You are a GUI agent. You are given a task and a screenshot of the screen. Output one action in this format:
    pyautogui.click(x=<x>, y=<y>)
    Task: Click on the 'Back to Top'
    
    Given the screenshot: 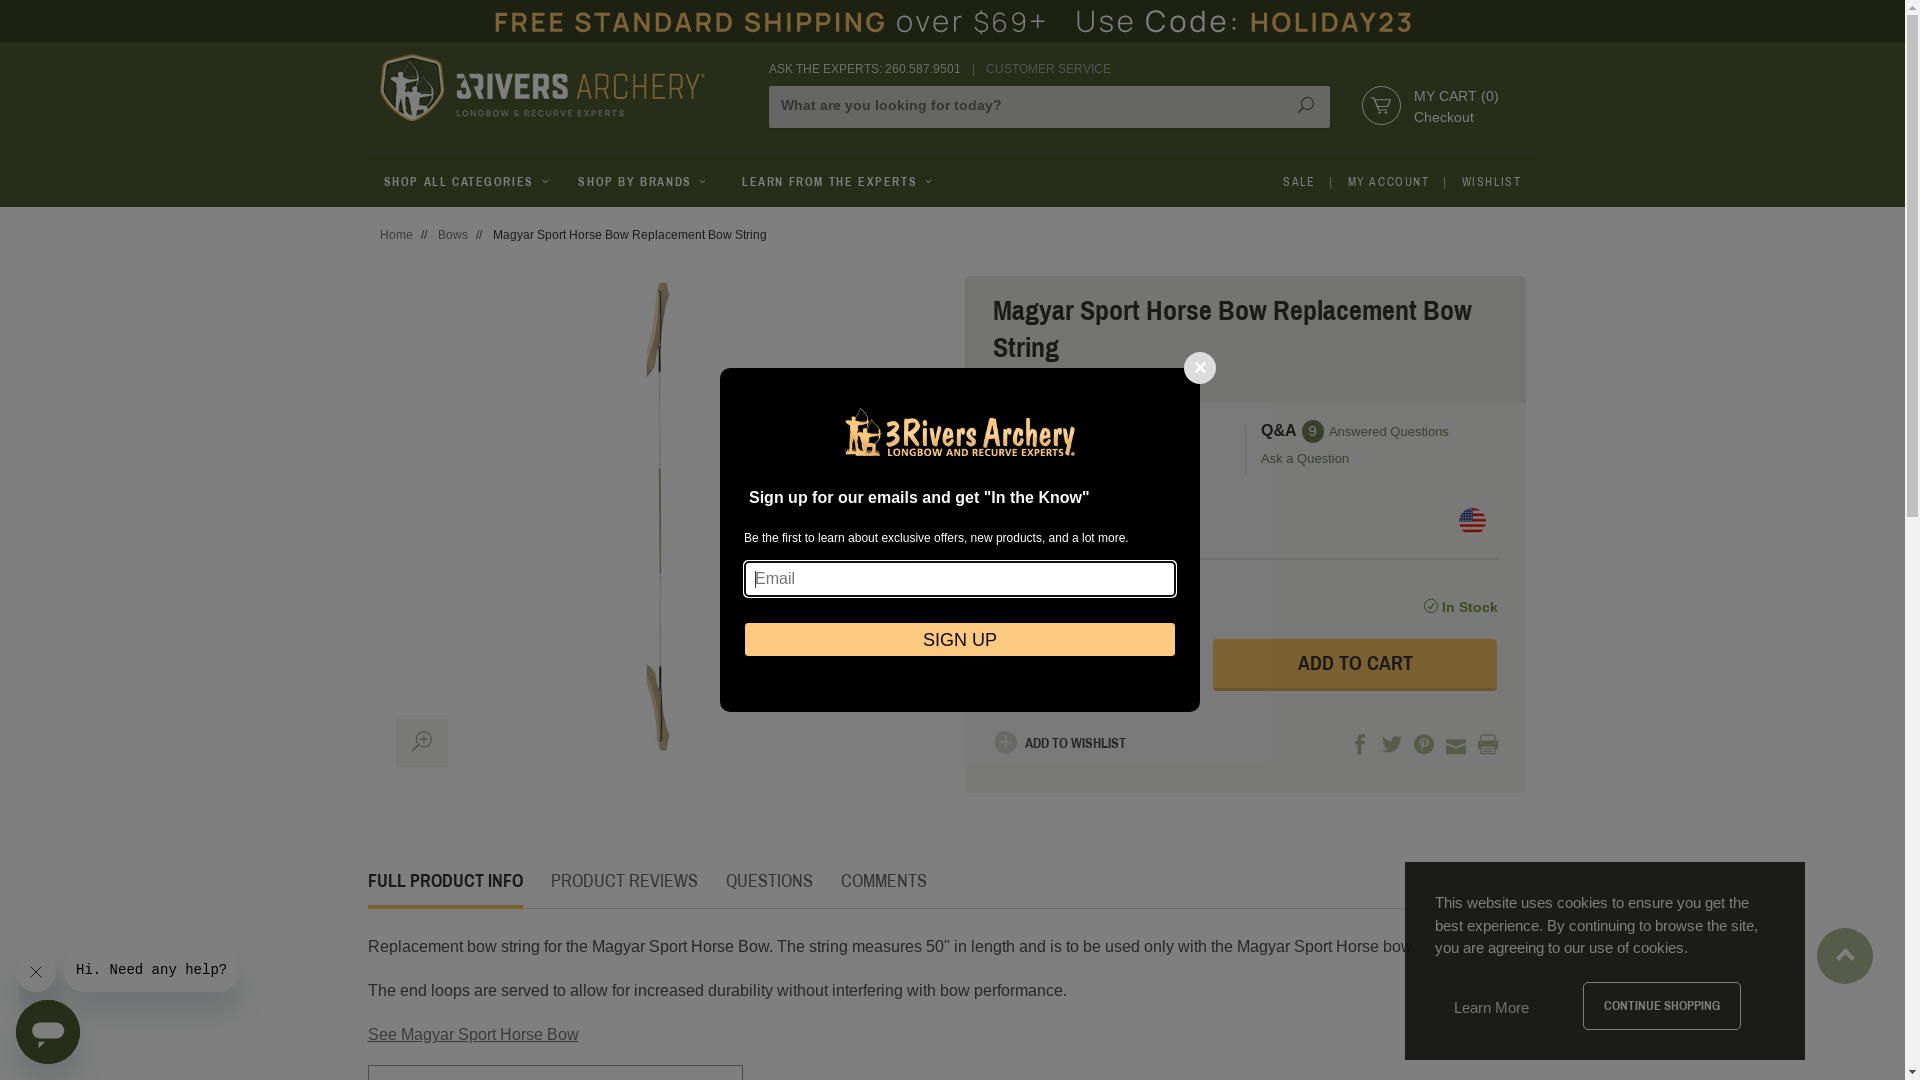 What is the action you would take?
    pyautogui.click(x=1844, y=945)
    